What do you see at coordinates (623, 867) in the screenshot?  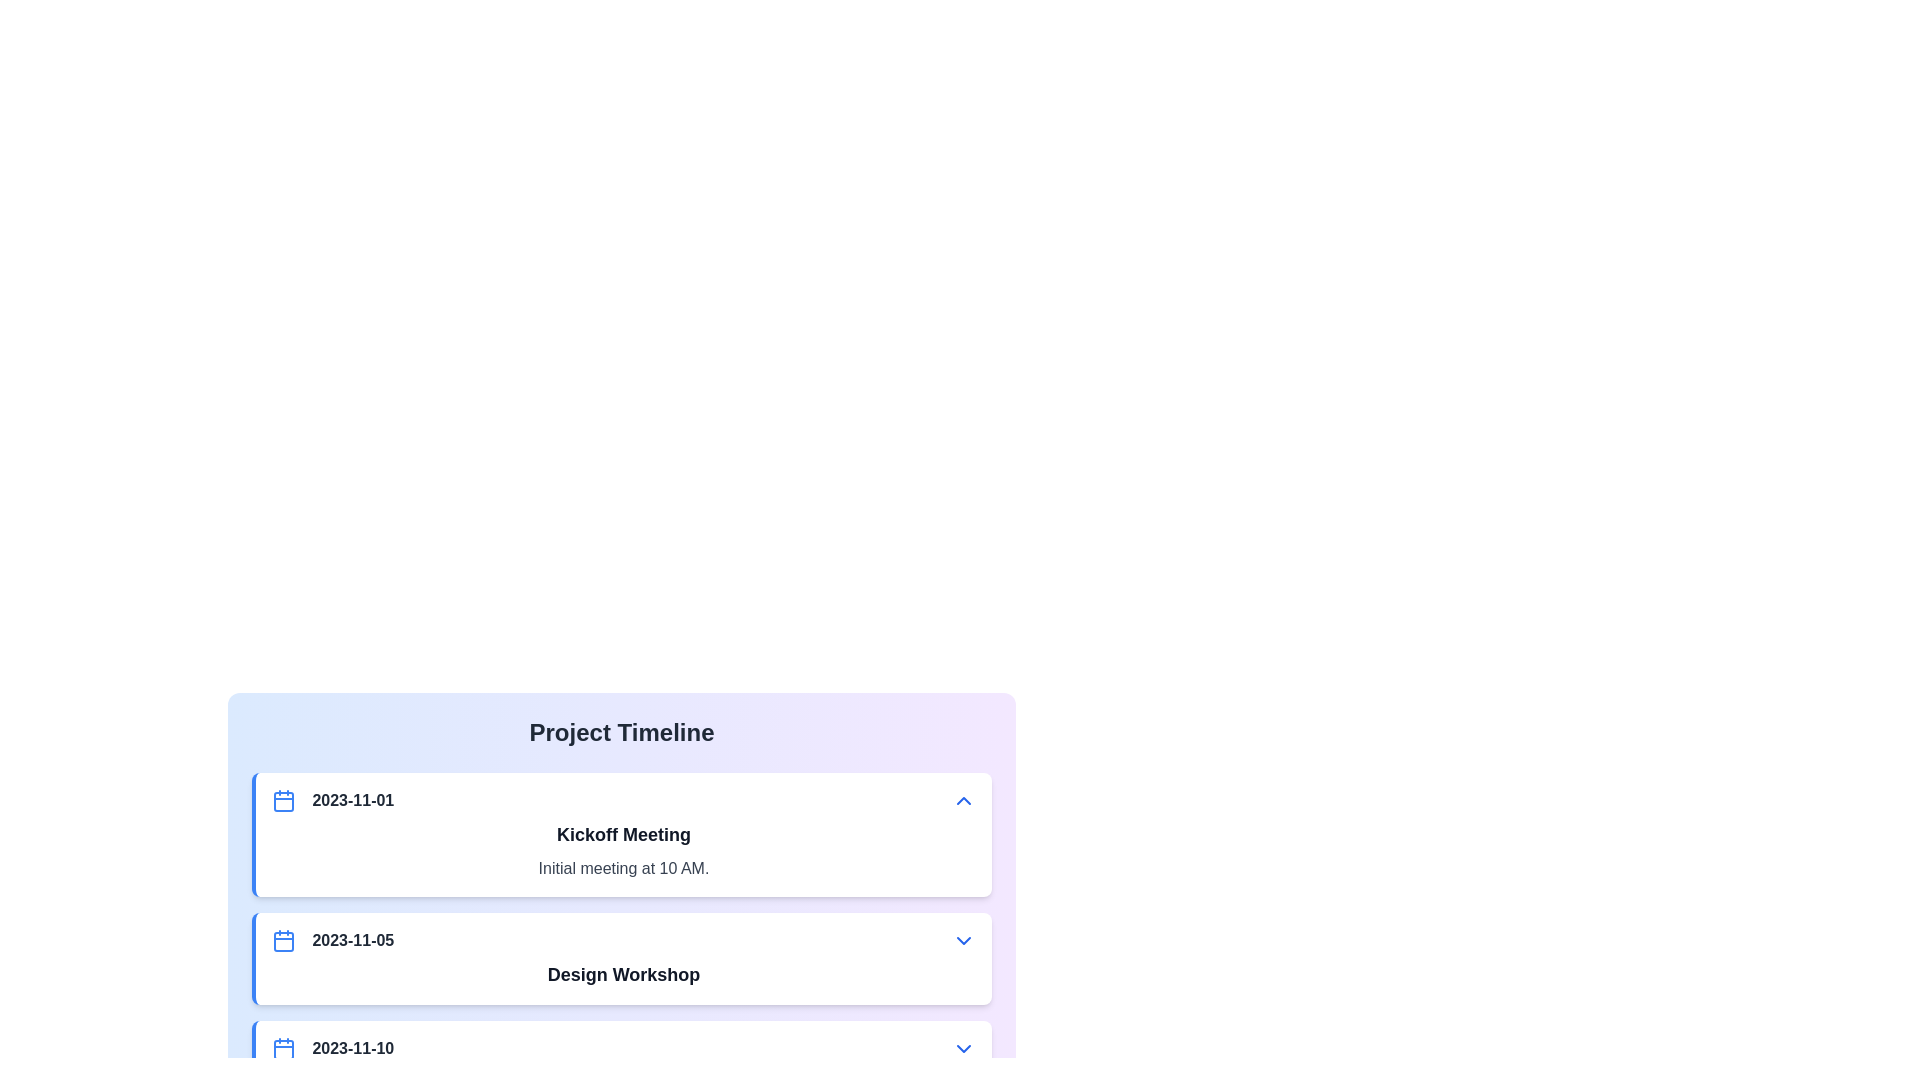 I see `the details of the expanded event 'Kickoff Meeting'` at bounding box center [623, 867].